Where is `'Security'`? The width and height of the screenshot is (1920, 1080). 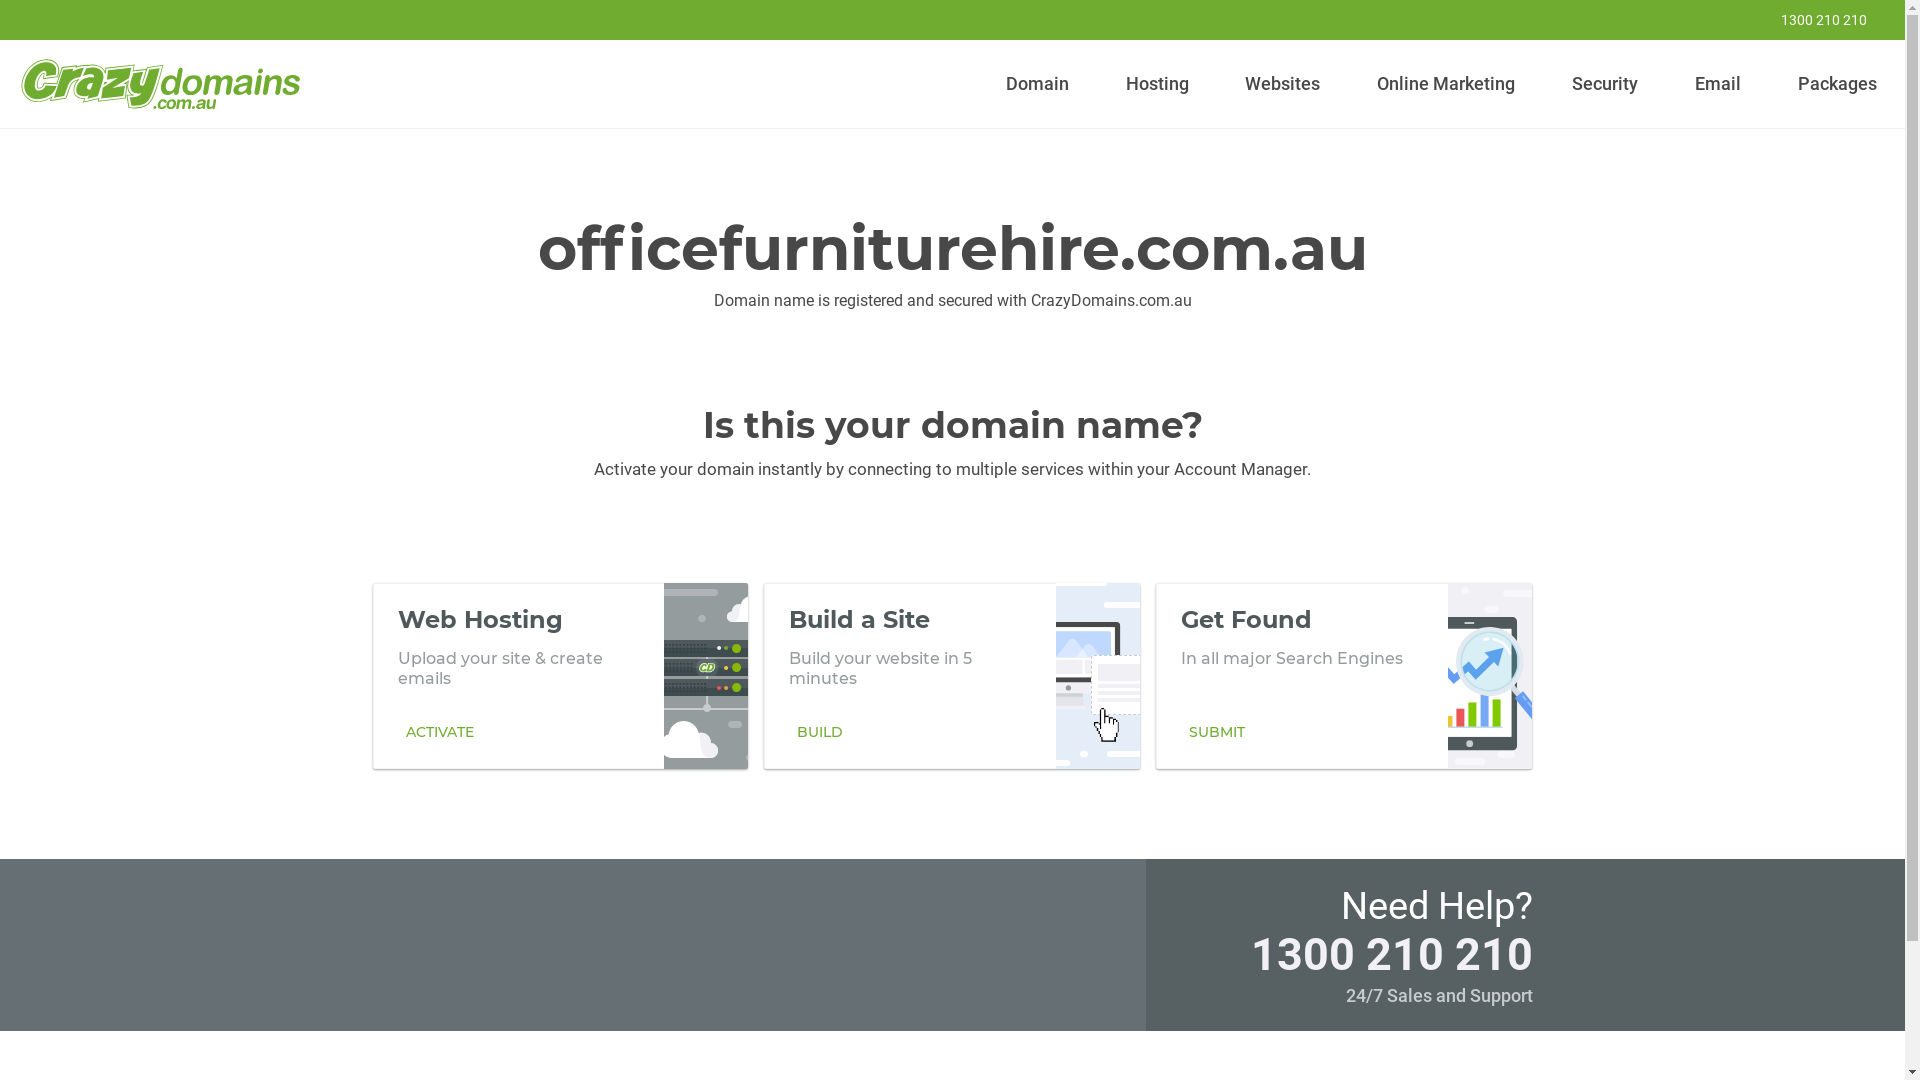 'Security' is located at coordinates (1605, 83).